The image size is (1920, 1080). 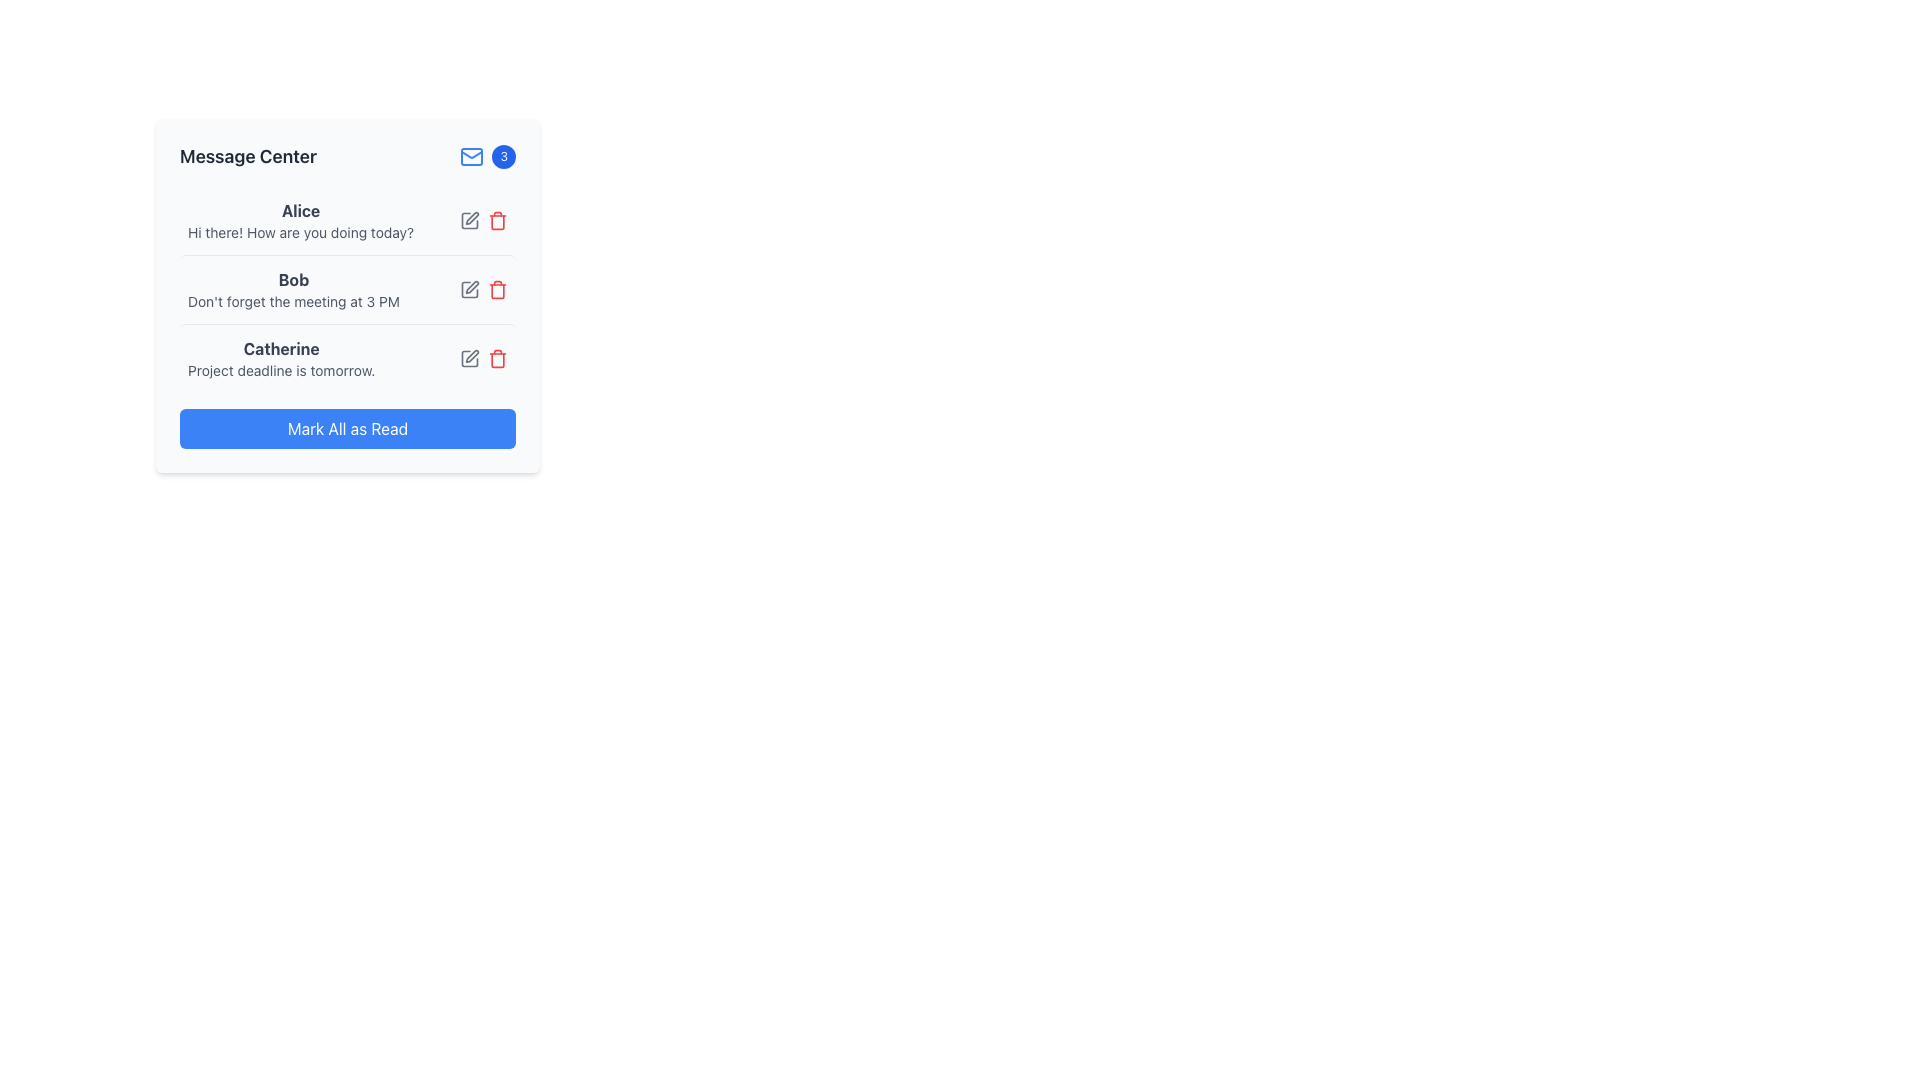 What do you see at coordinates (471, 156) in the screenshot?
I see `the mailbox icon located in the top-right quadrant of the 'Message Center' card, positioned to the left of the notification badge displaying the number '3'` at bounding box center [471, 156].